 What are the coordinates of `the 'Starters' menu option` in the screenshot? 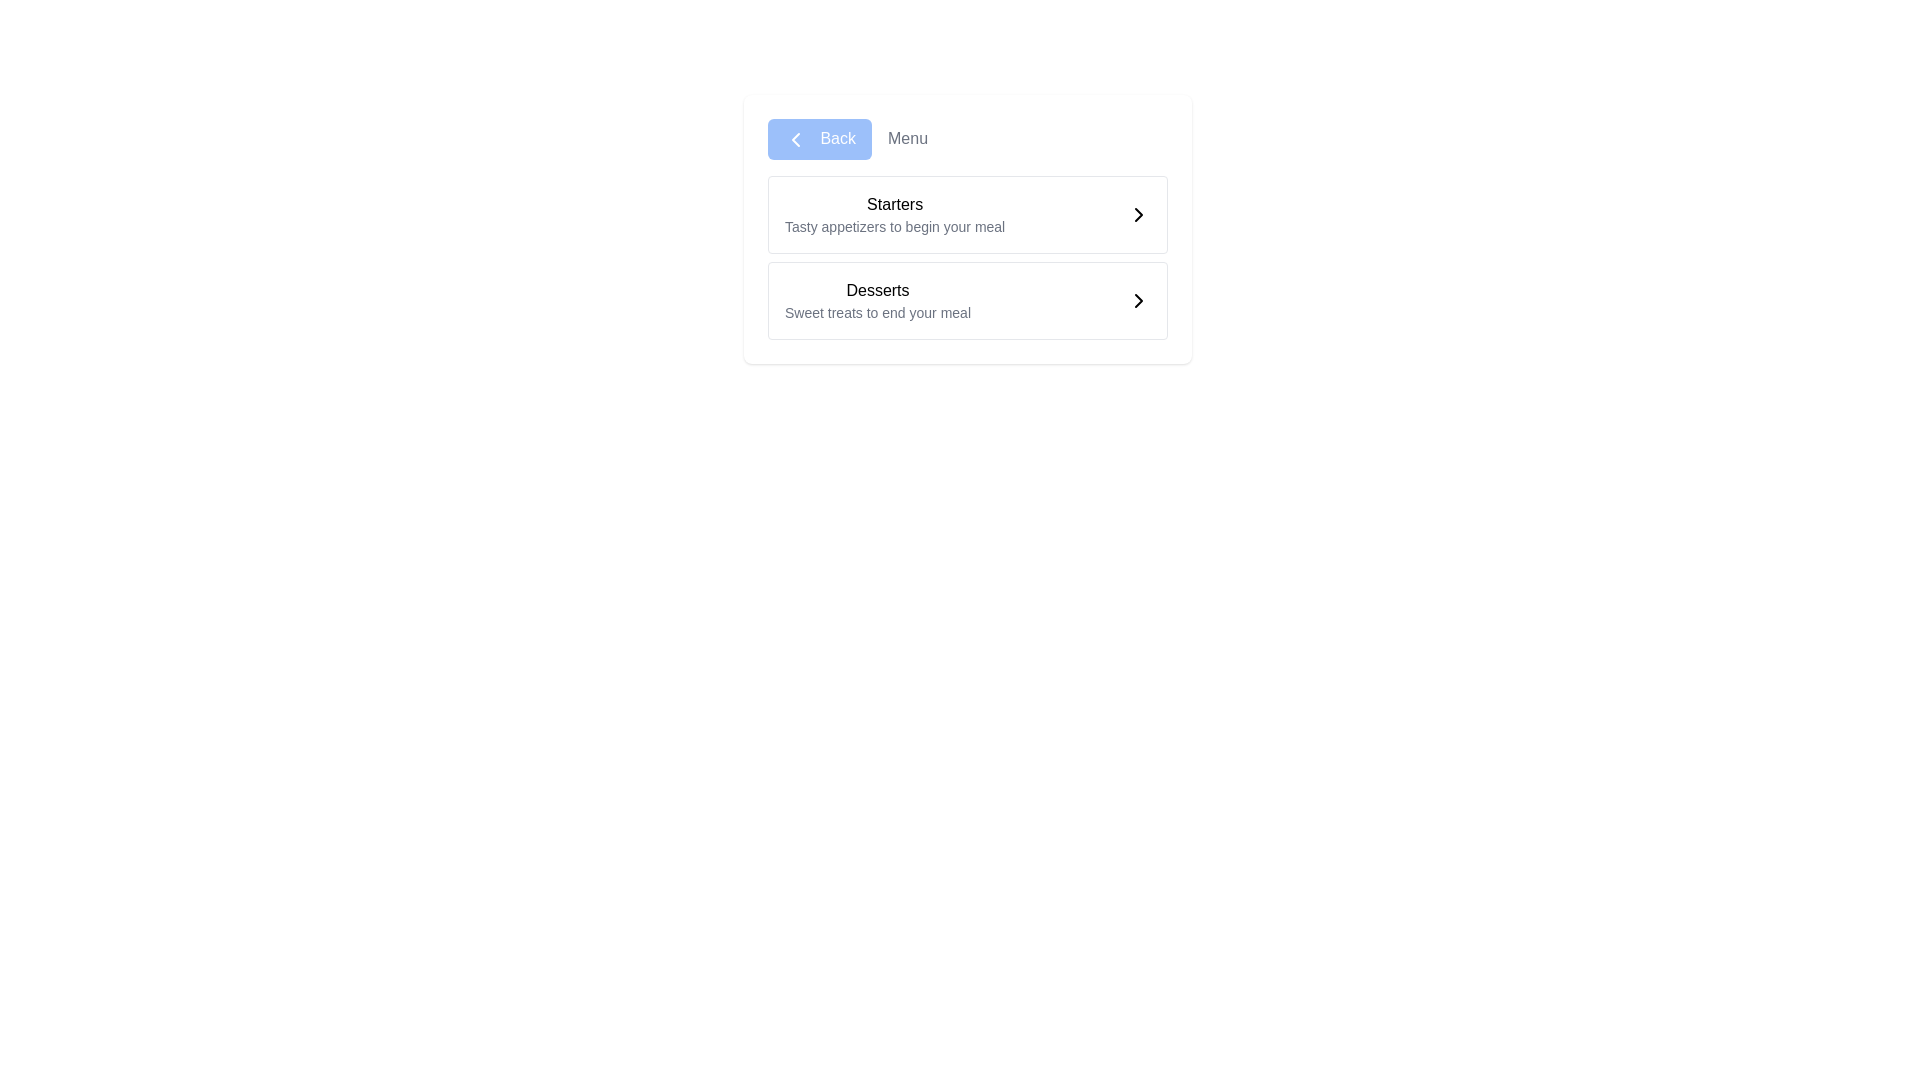 It's located at (968, 213).